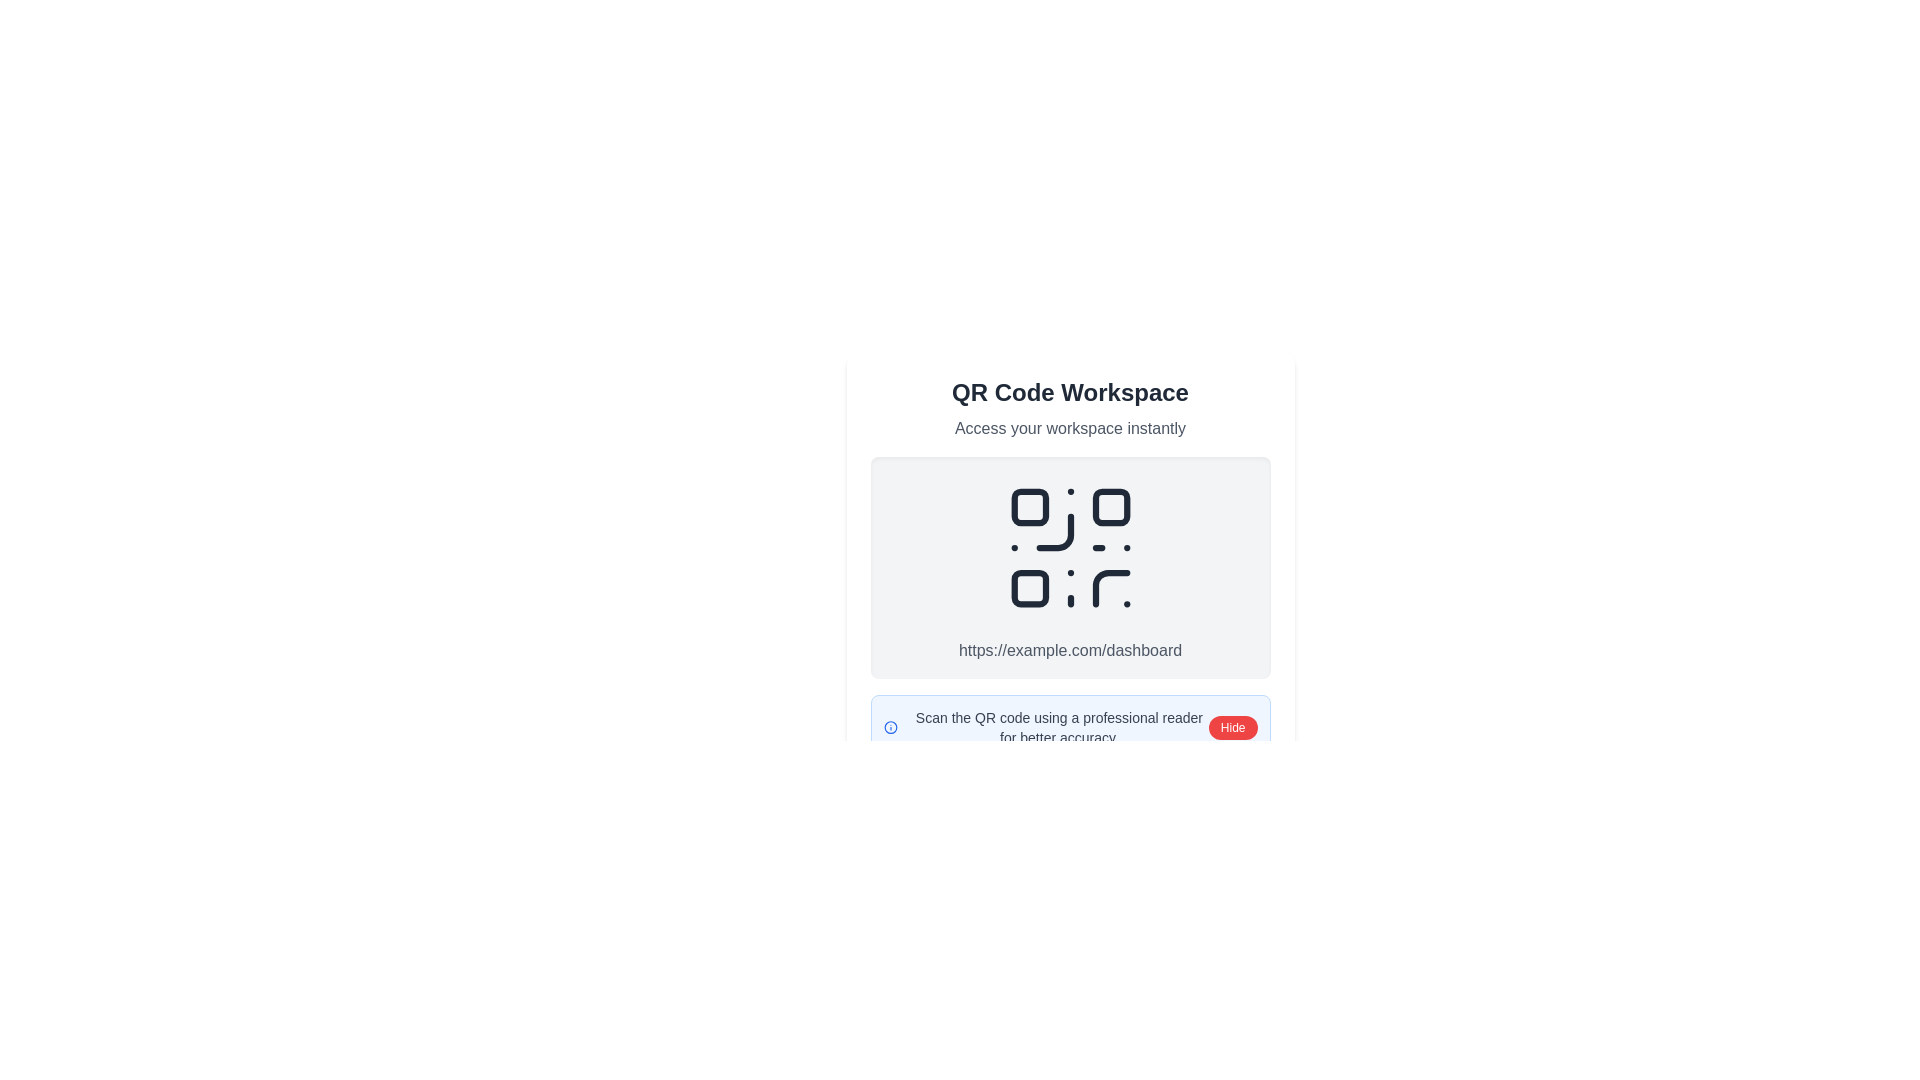  What do you see at coordinates (1069, 407) in the screenshot?
I see `the text block that introduces and provides context to the QR code section, located above the QR code graphic and URL` at bounding box center [1069, 407].